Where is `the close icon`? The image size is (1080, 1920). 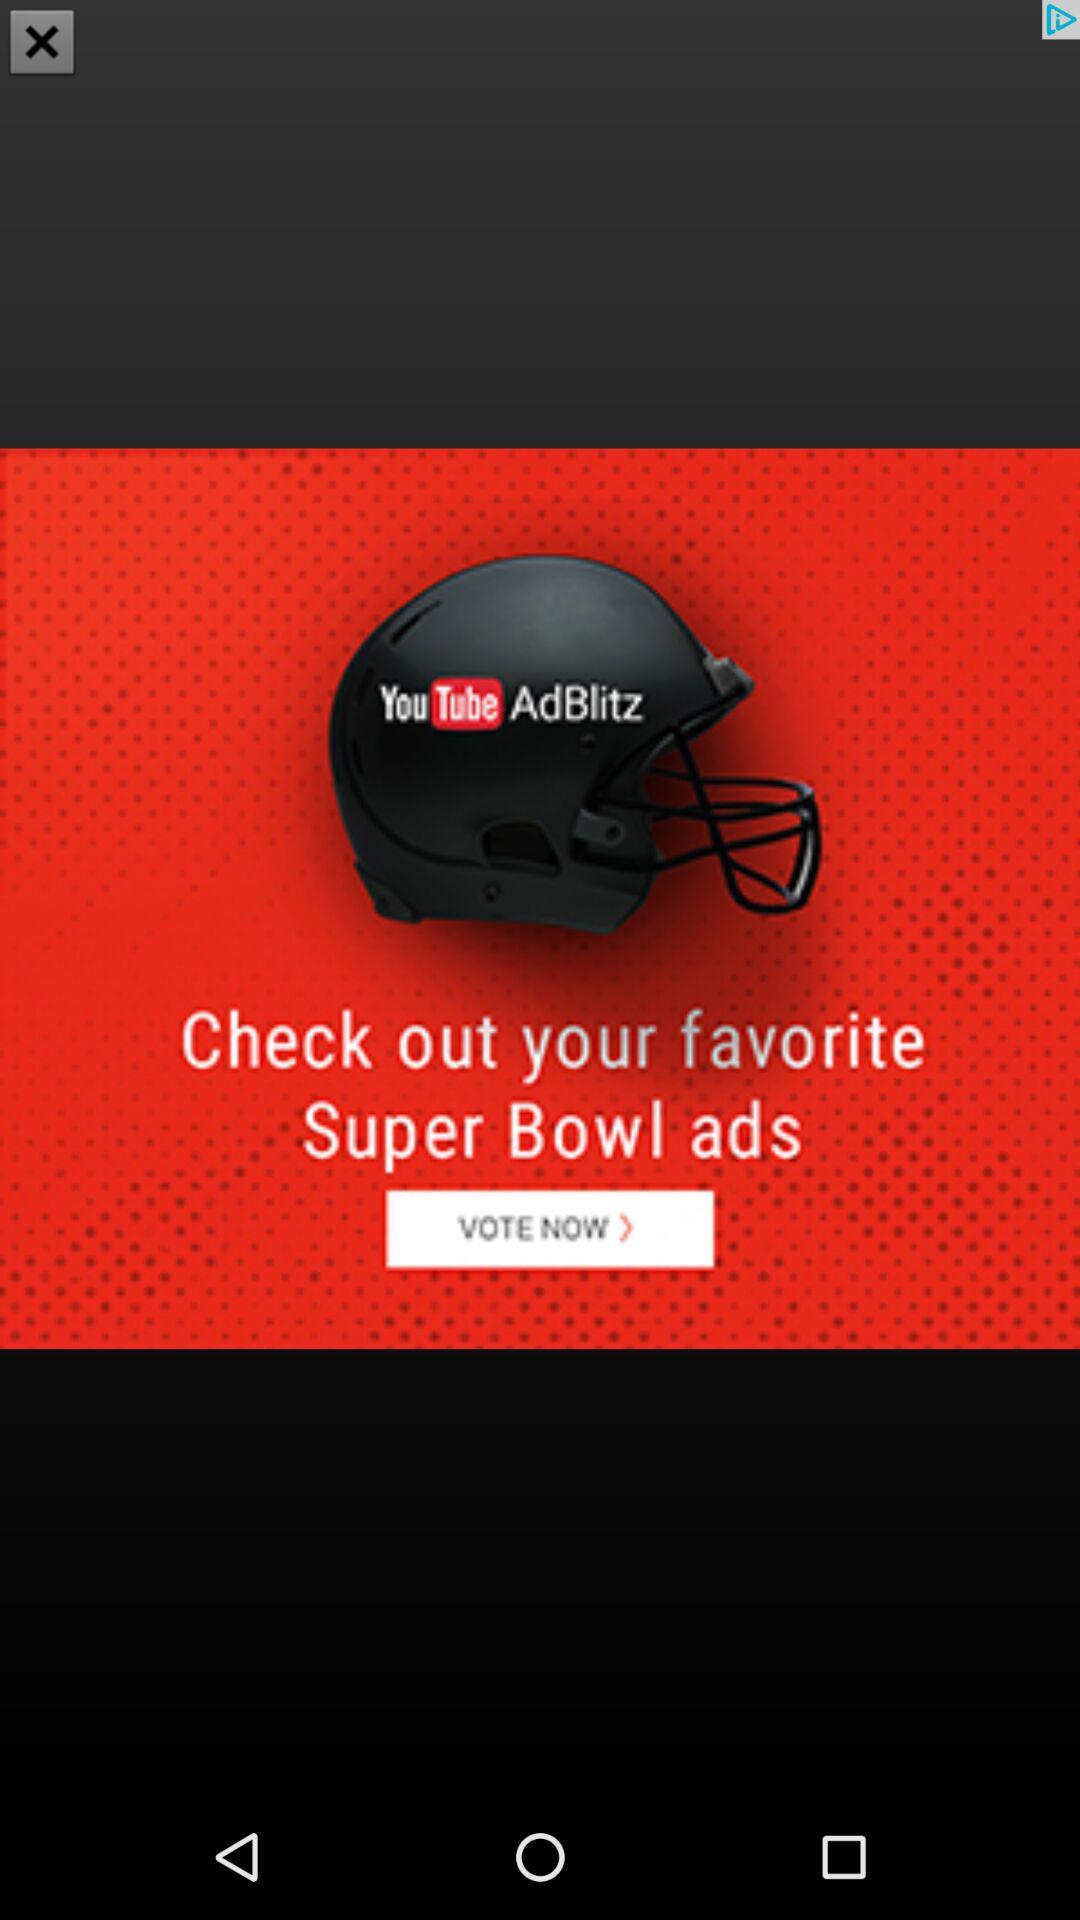 the close icon is located at coordinates (42, 44).